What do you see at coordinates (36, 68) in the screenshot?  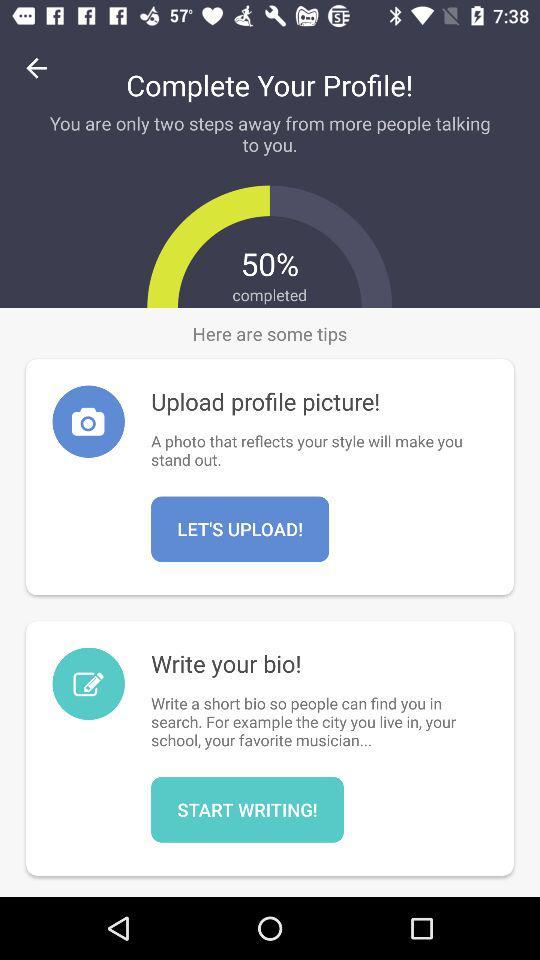 I see `icon to the left of complete your profile!` at bounding box center [36, 68].